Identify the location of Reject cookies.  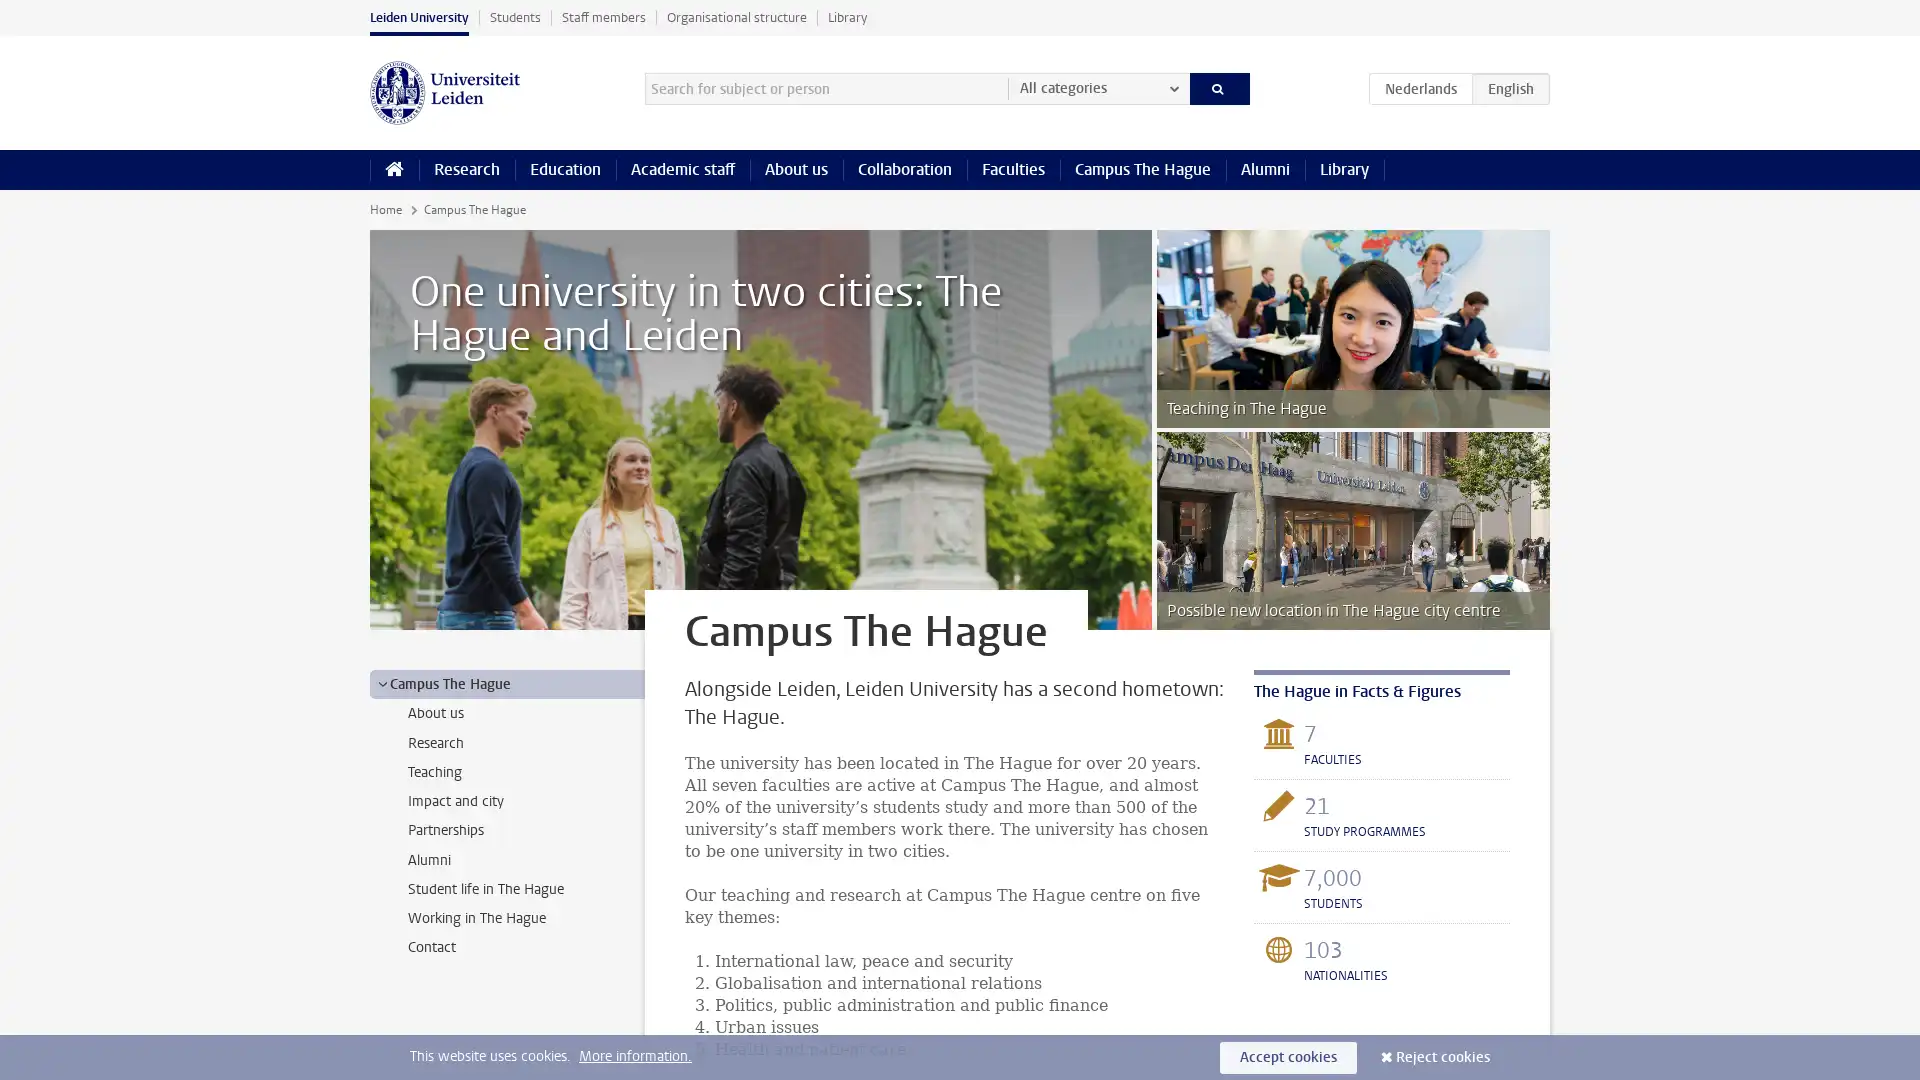
(1443, 1056).